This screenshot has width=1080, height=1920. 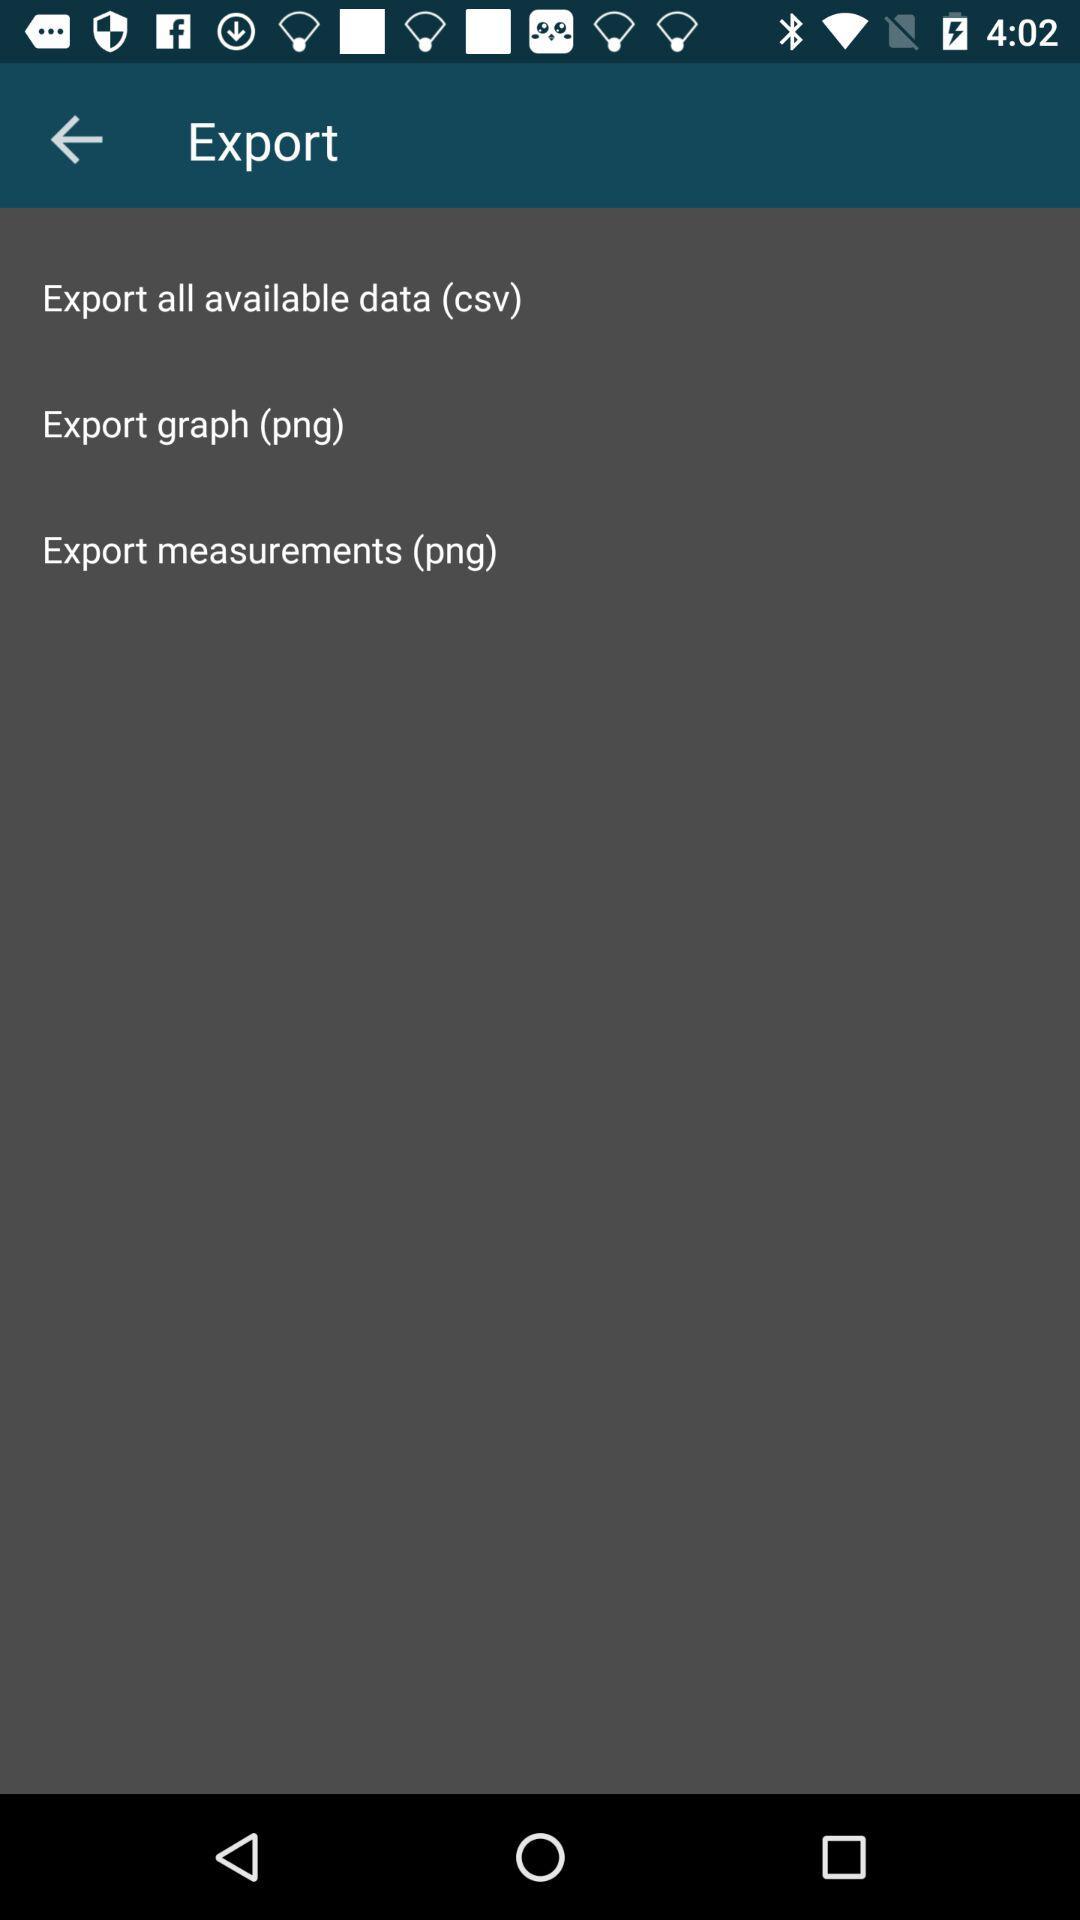 I want to click on the item at the top left corner, so click(x=75, y=138).